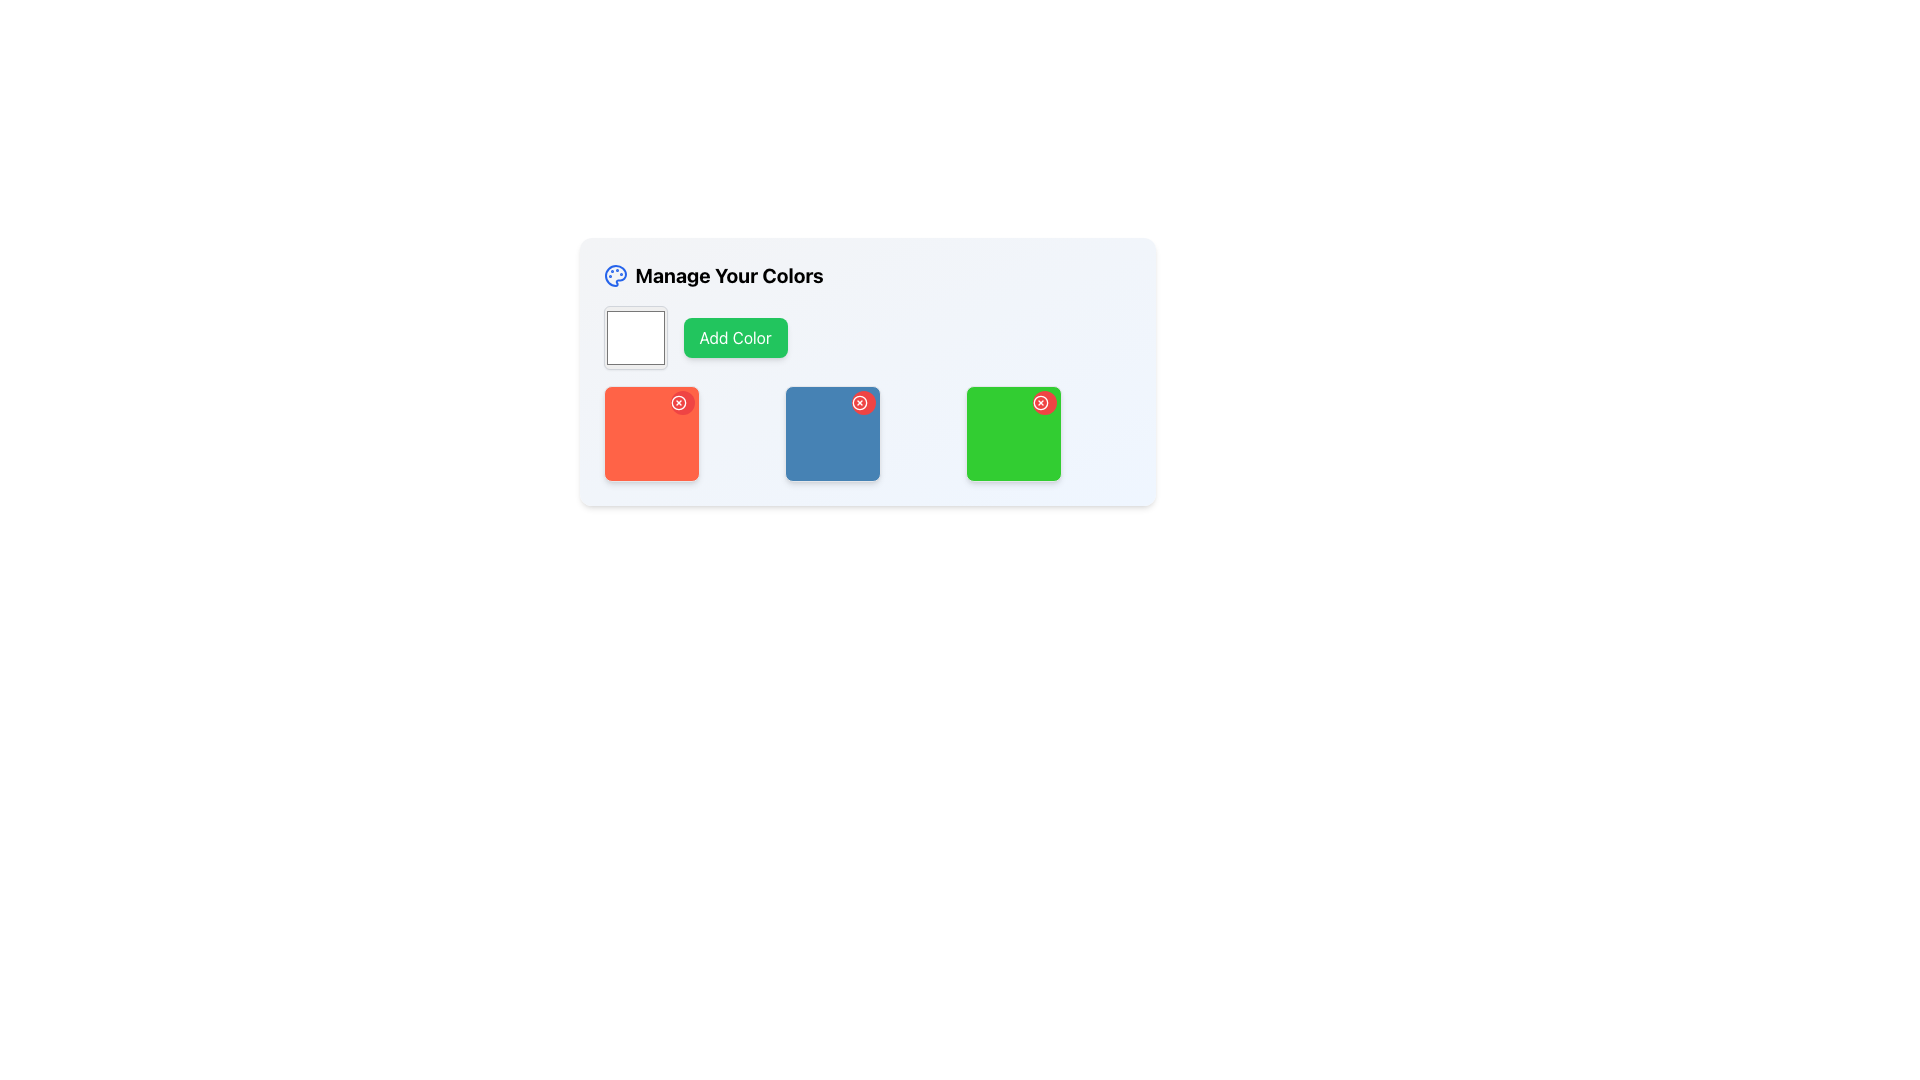 The height and width of the screenshot is (1080, 1920). Describe the element at coordinates (1040, 402) in the screenshot. I see `the deletion button associated with the green tile located in the top-right corner of the grid layout to receive additional information or visual feedback` at that location.